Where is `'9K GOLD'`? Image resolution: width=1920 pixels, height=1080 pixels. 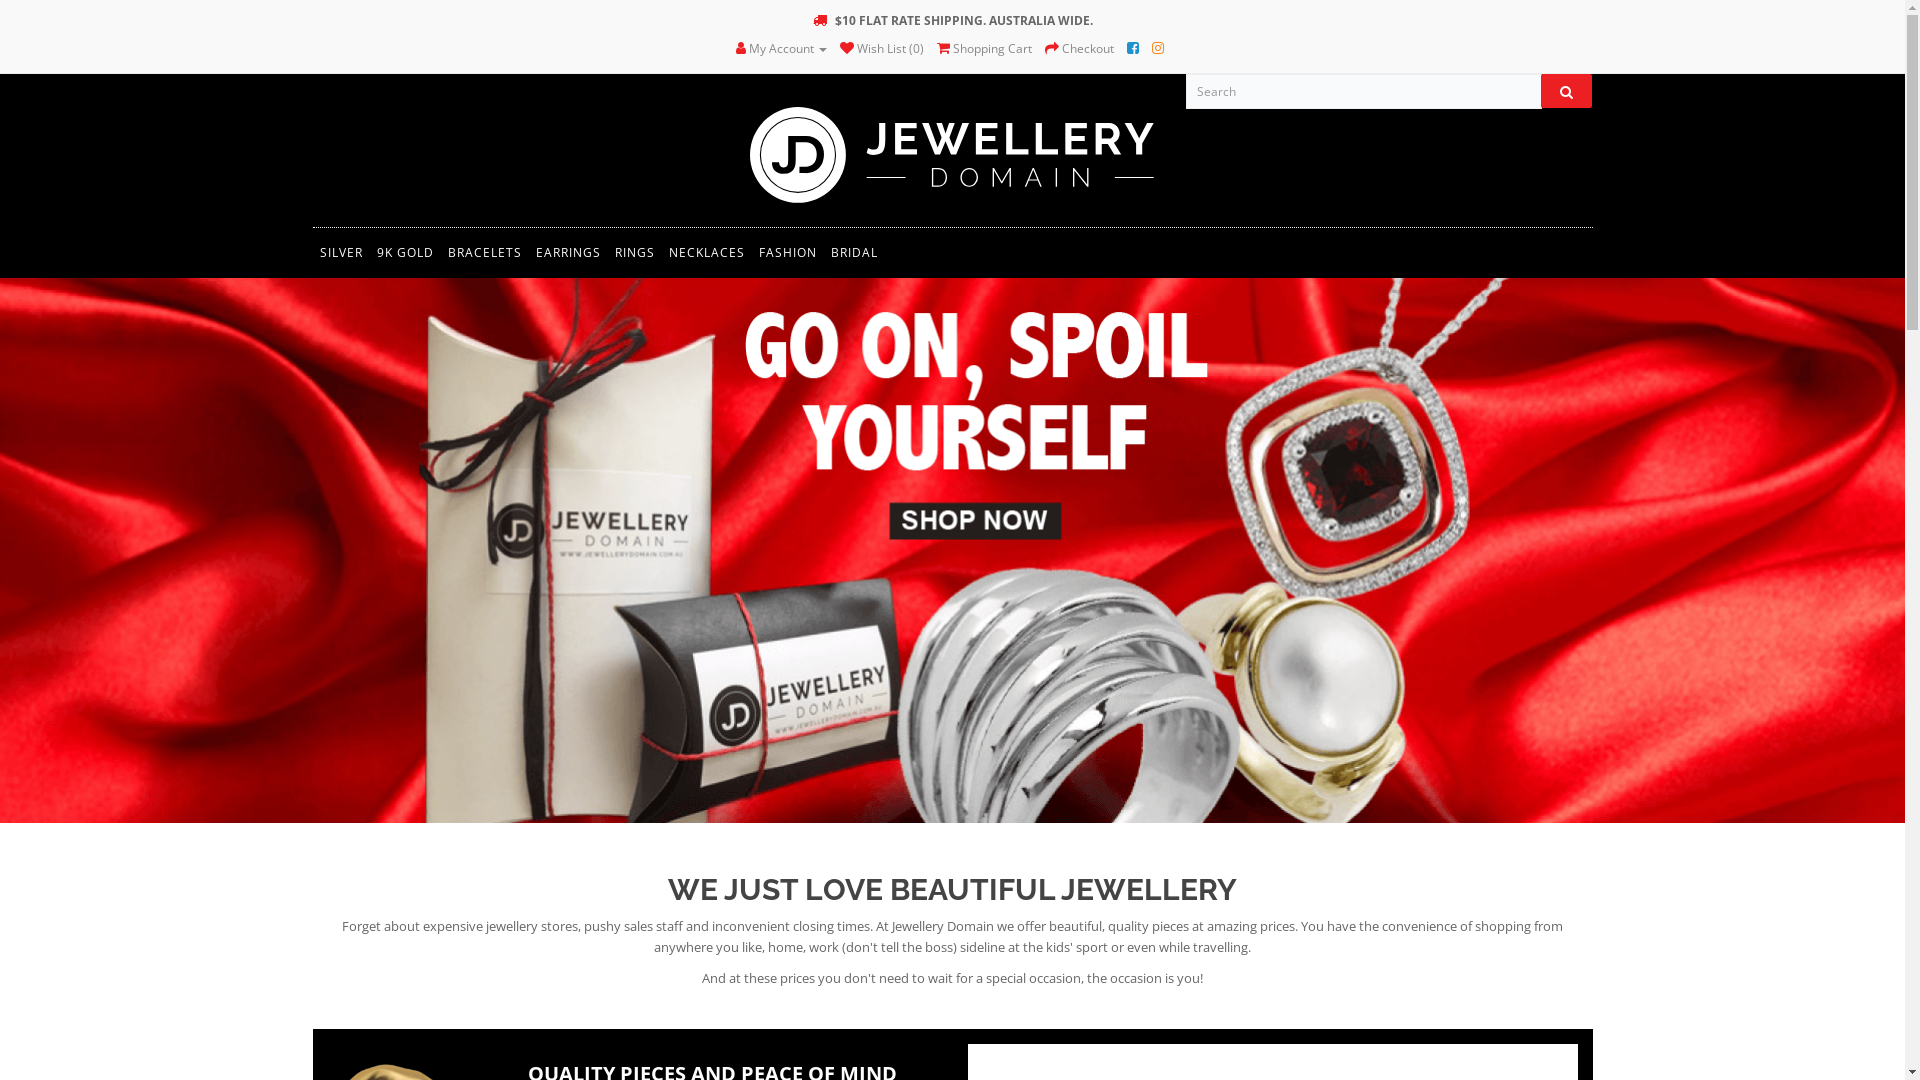
'9K GOLD' is located at coordinates (404, 252).